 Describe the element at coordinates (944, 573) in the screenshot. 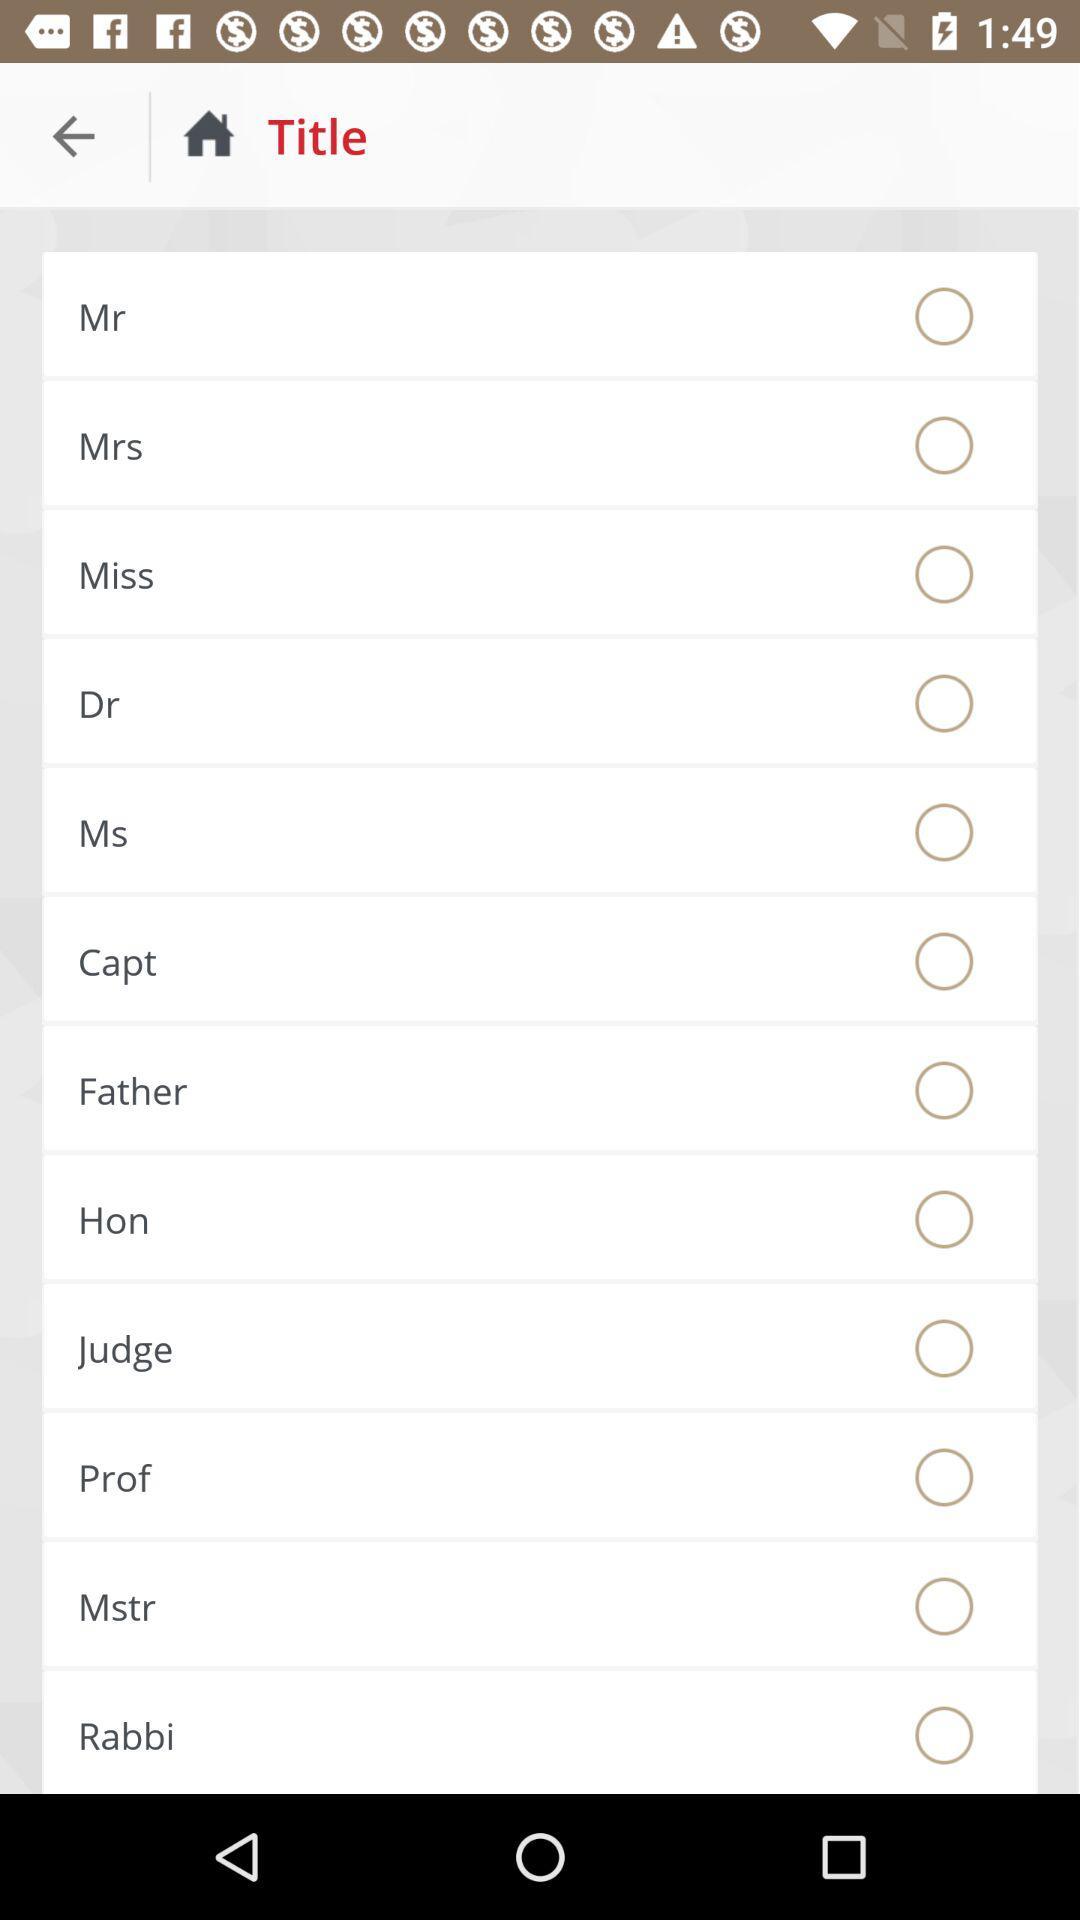

I see `title selection` at that location.